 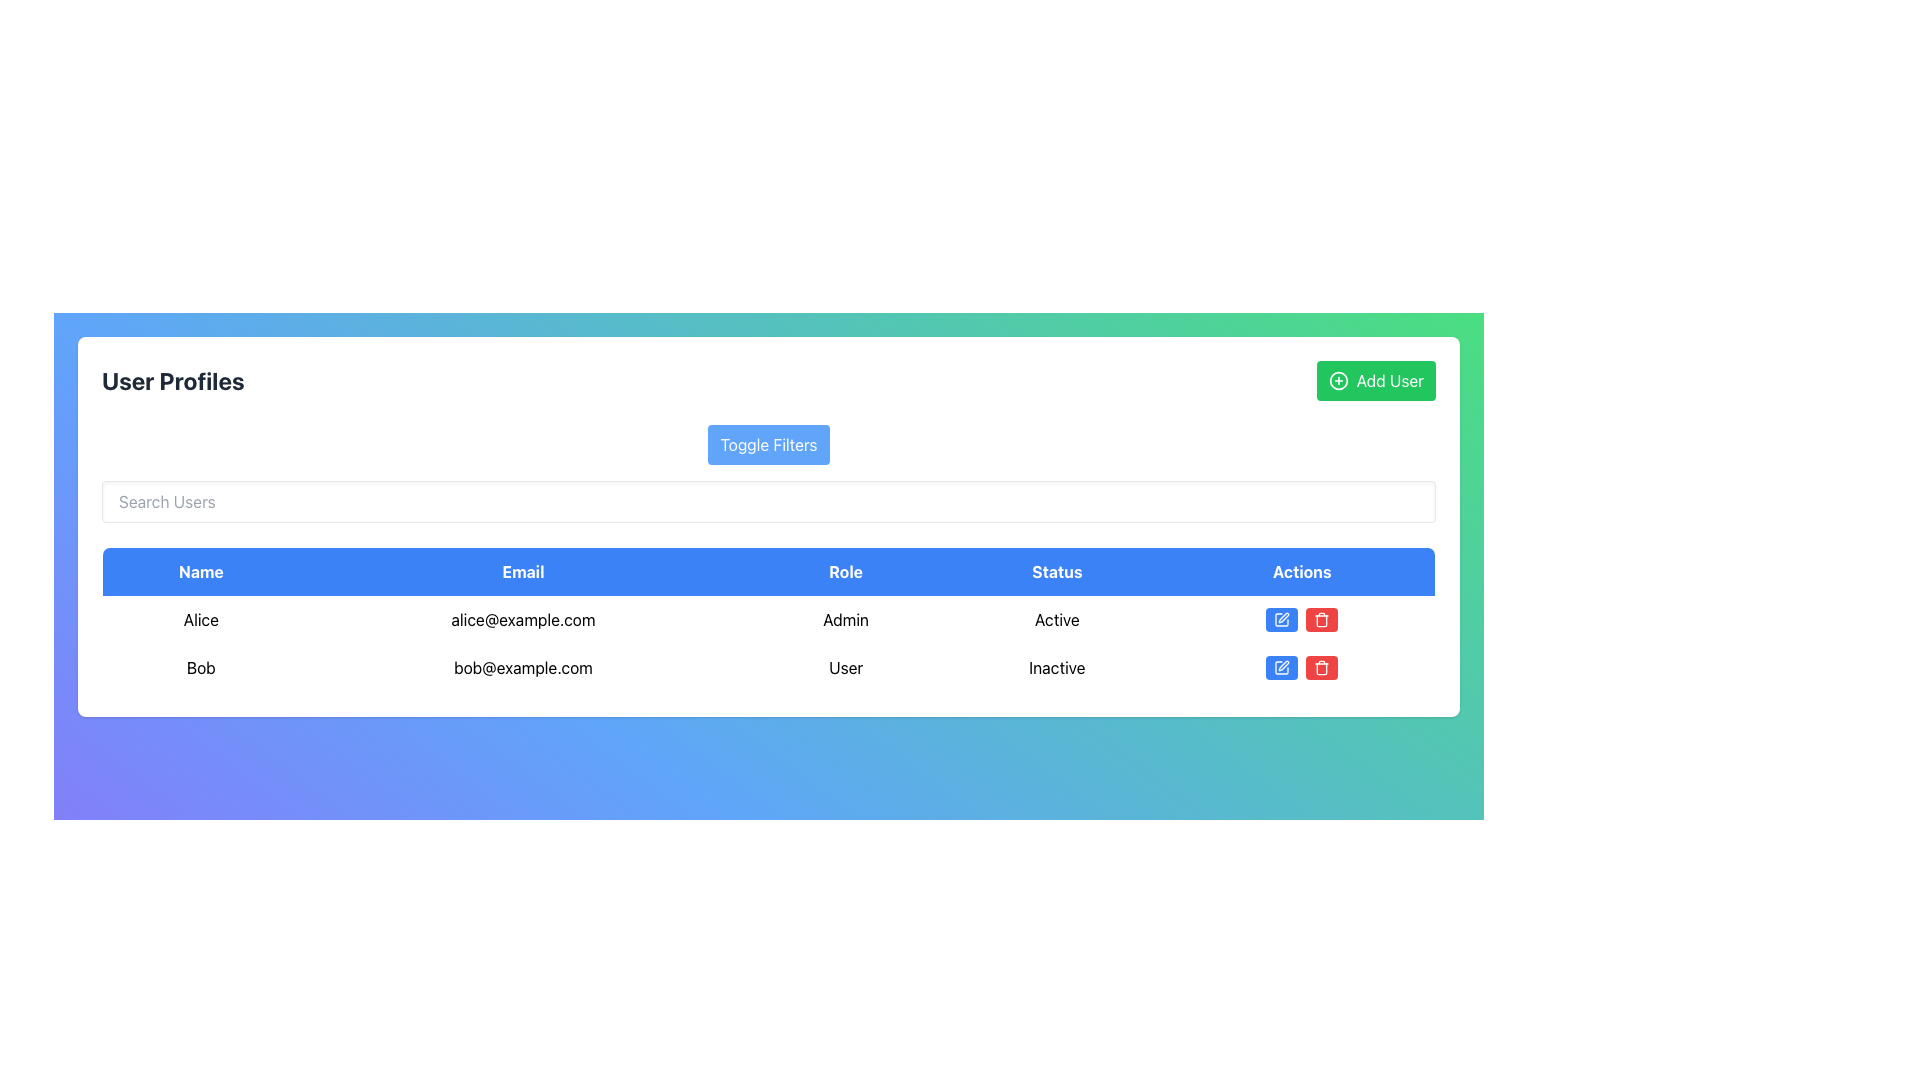 What do you see at coordinates (1322, 620) in the screenshot?
I see `the Trash Can icon in the Actions column of the second row in the User Profiles table` at bounding box center [1322, 620].